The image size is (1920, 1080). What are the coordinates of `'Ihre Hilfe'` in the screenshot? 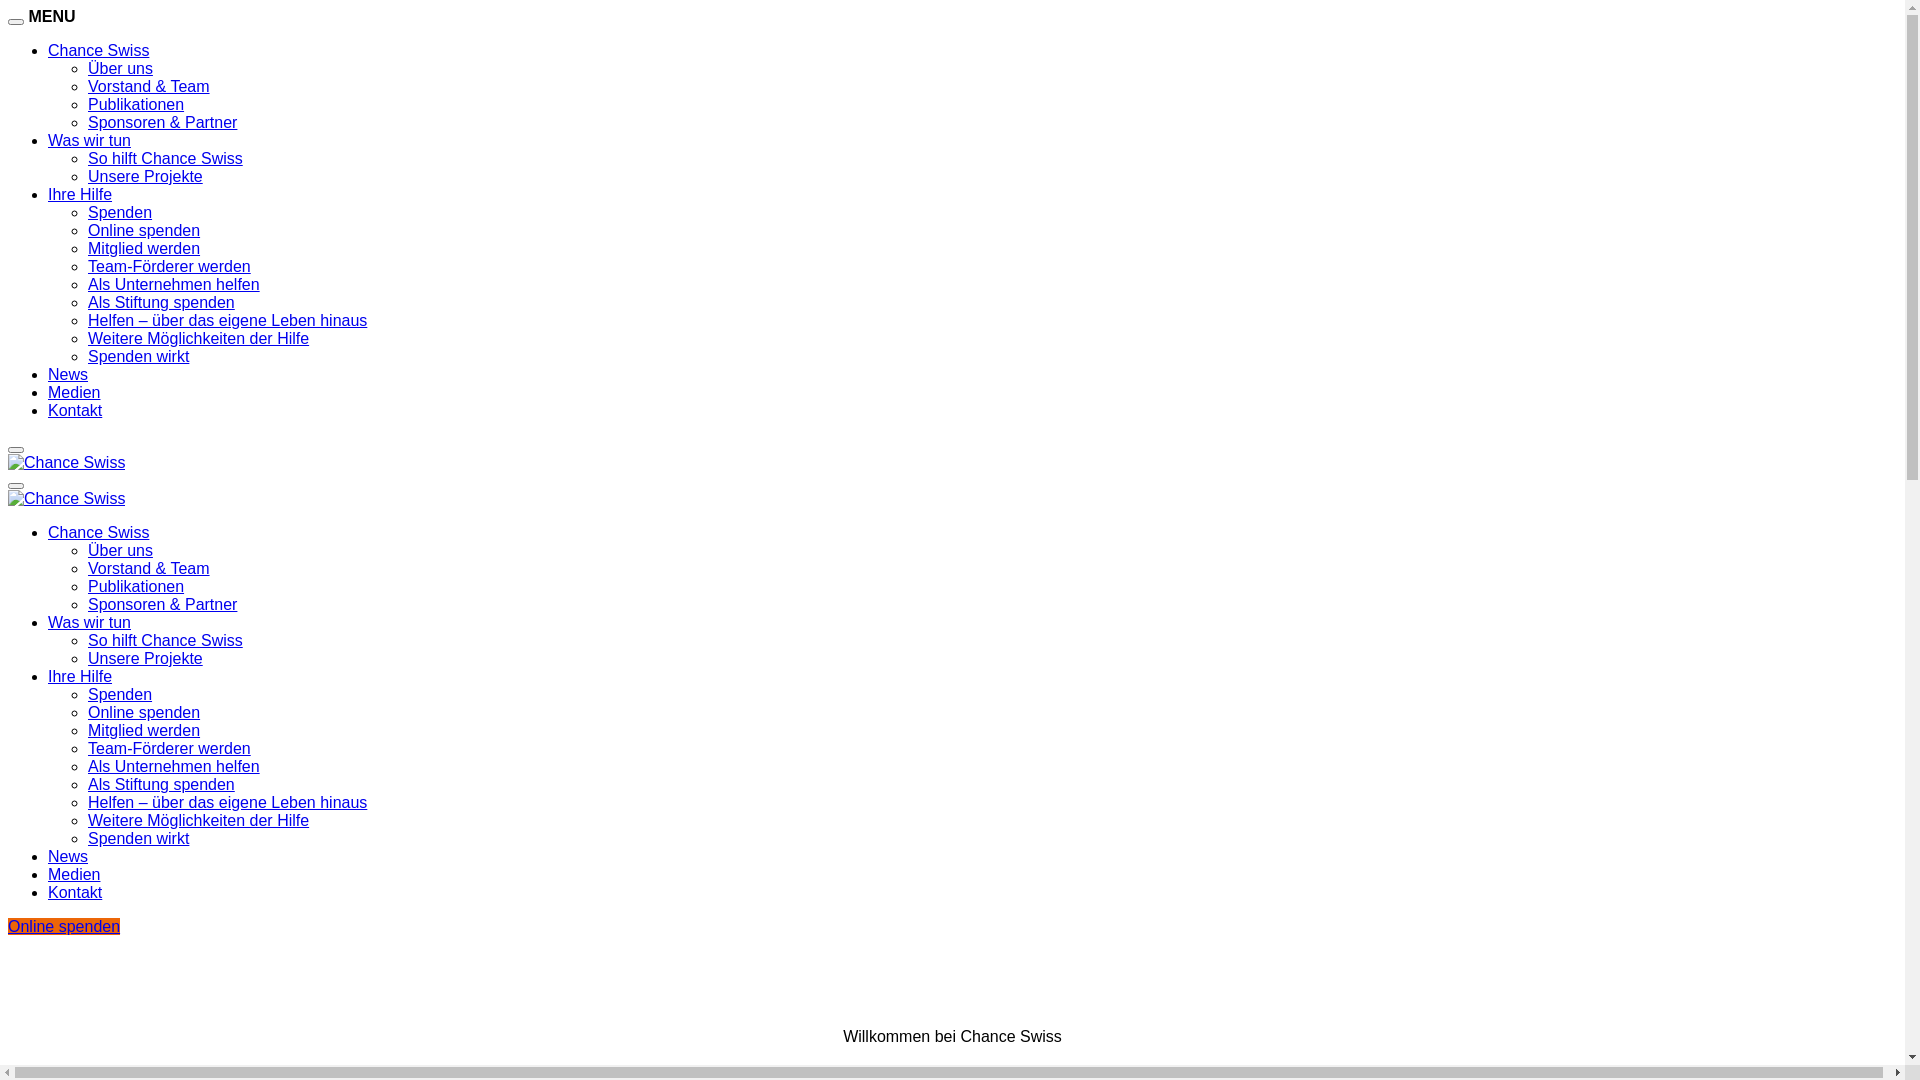 It's located at (80, 675).